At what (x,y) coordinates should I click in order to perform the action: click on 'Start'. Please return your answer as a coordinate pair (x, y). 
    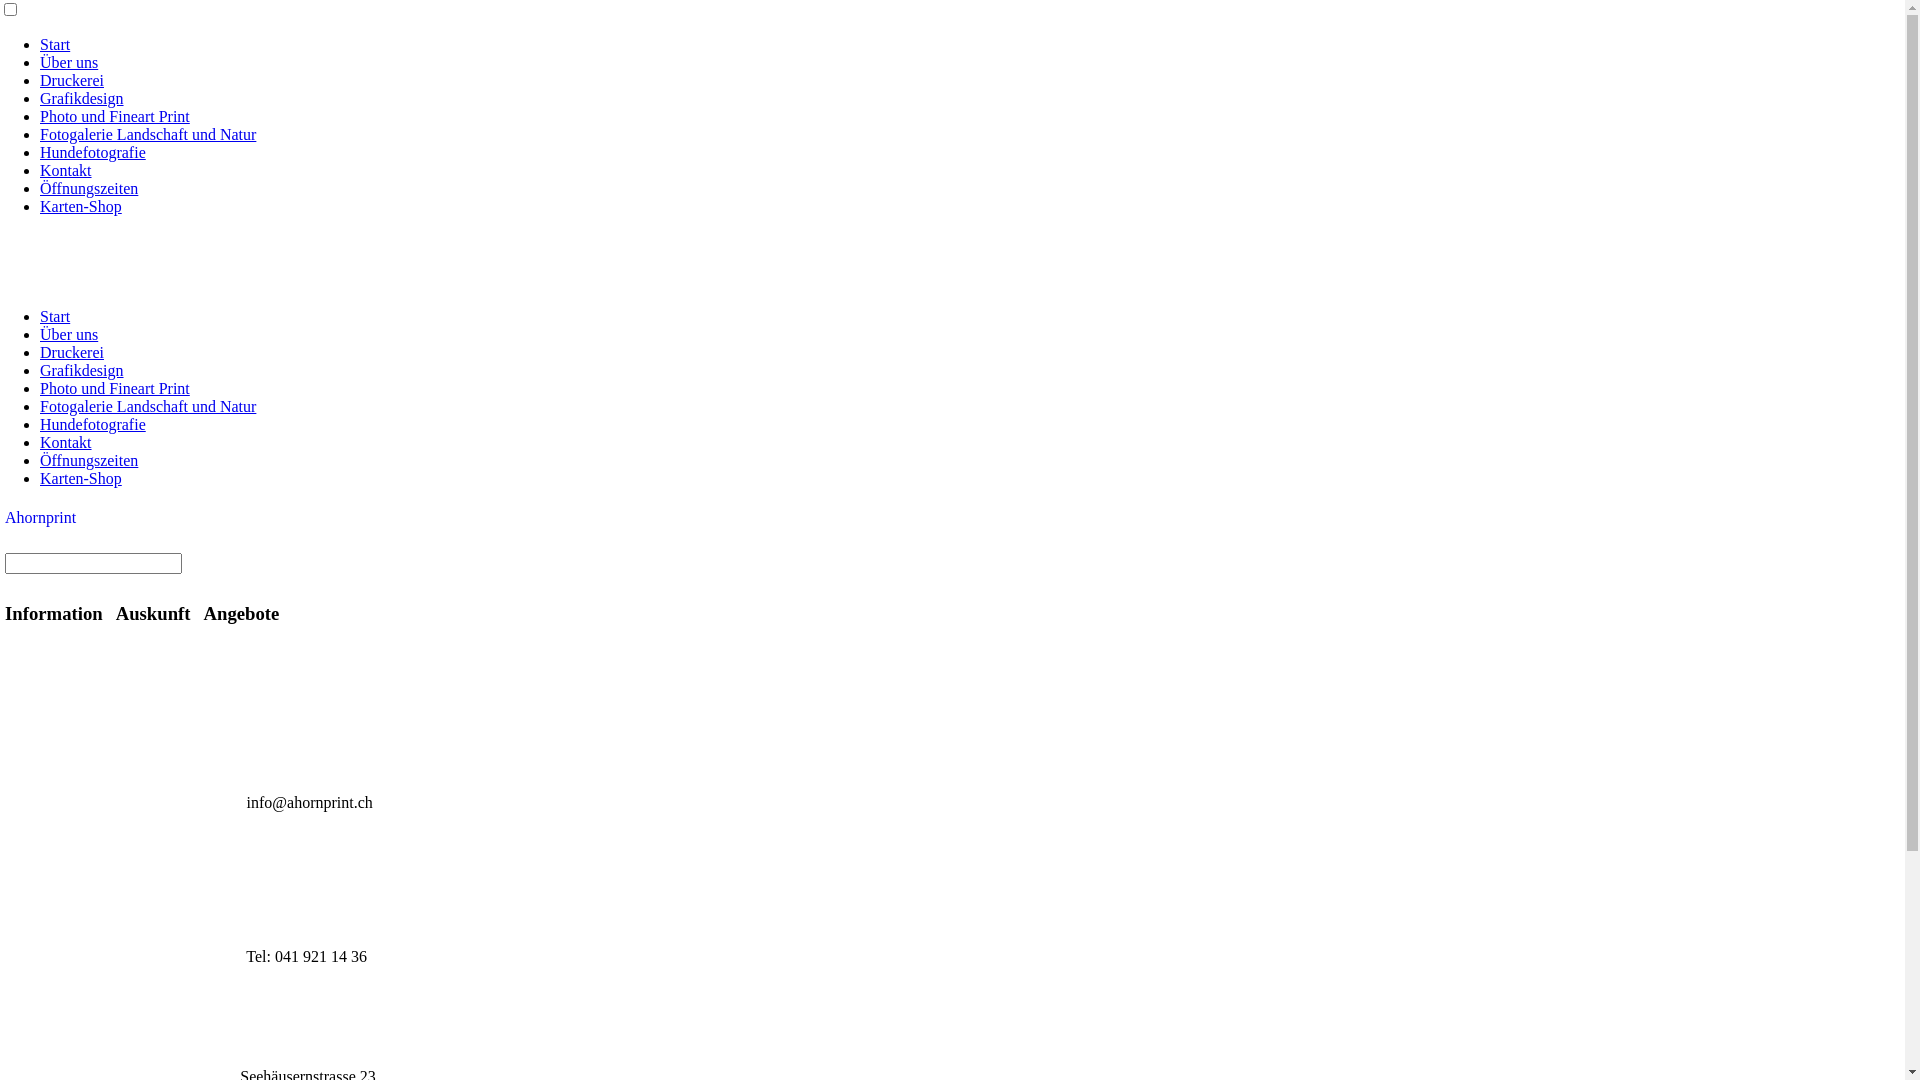
    Looking at the image, I should click on (54, 44).